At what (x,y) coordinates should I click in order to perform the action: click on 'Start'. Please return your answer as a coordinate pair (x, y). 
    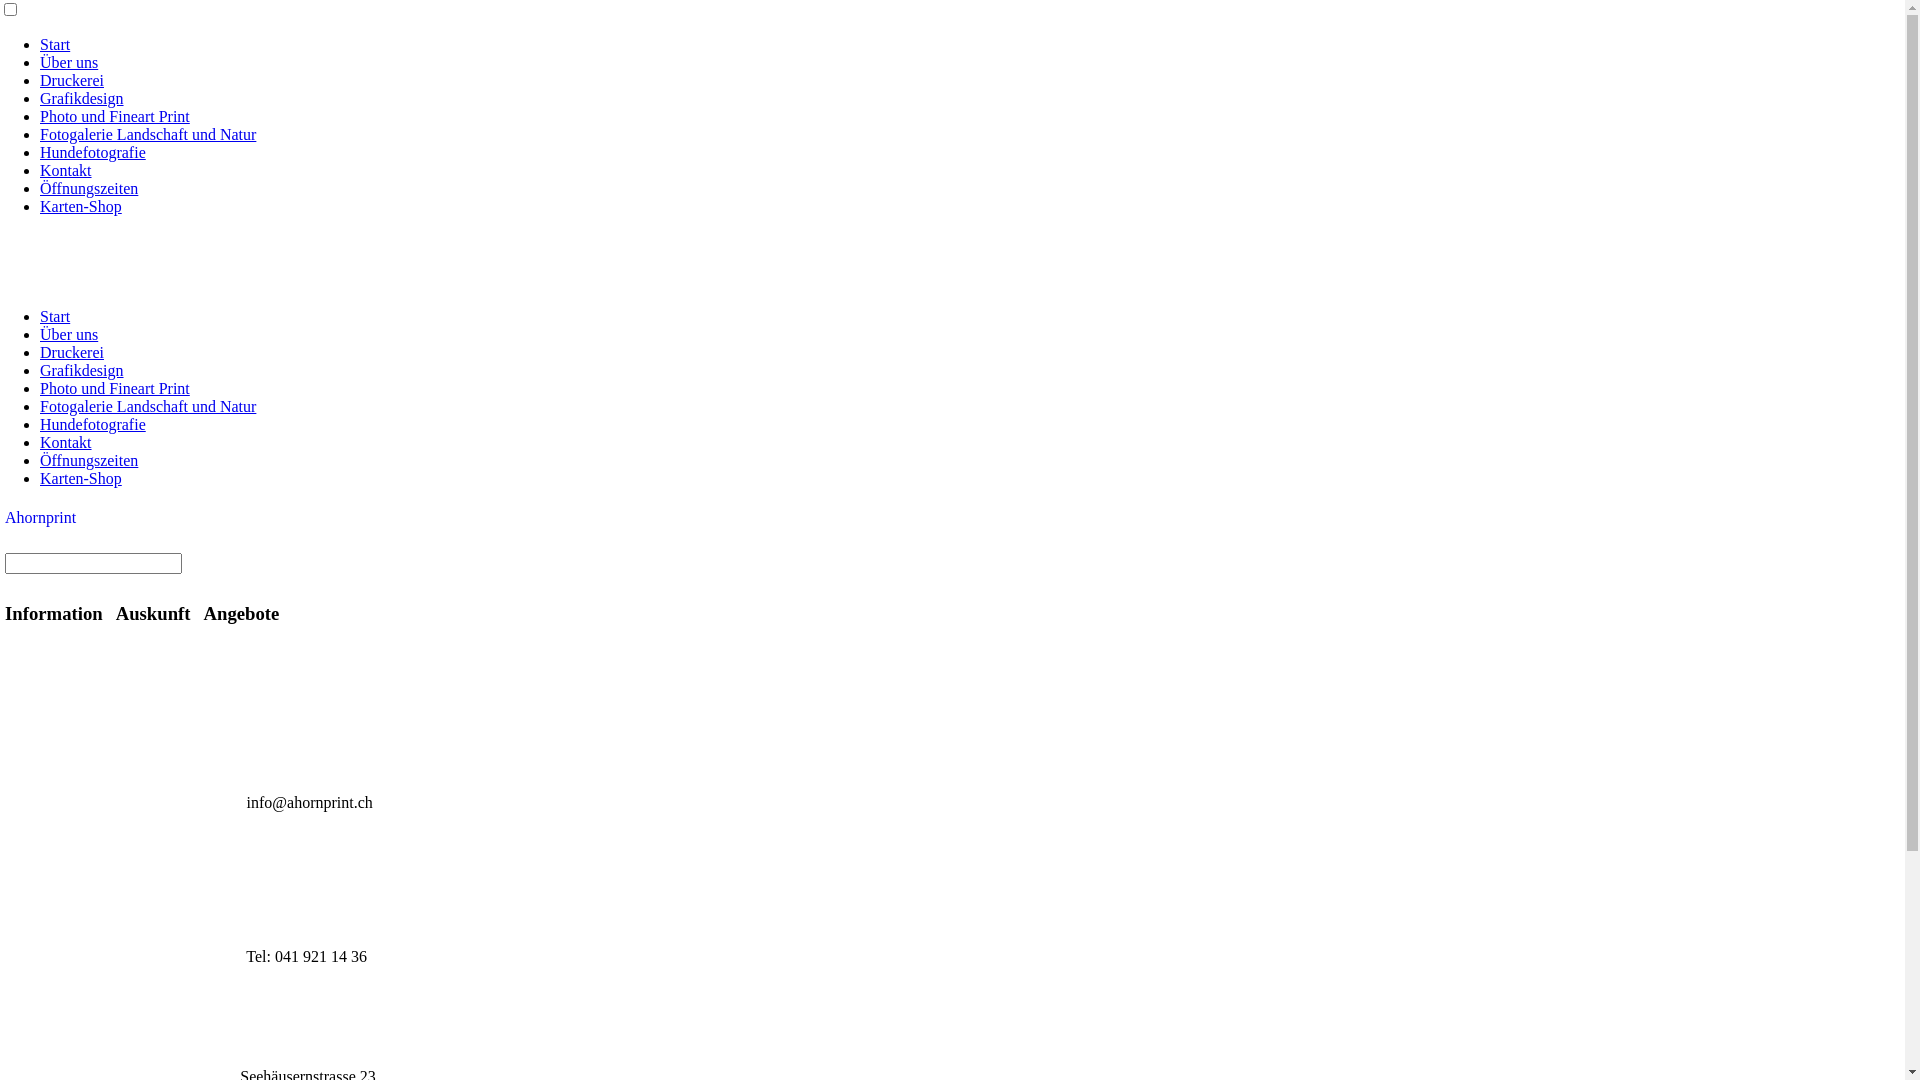
    Looking at the image, I should click on (54, 44).